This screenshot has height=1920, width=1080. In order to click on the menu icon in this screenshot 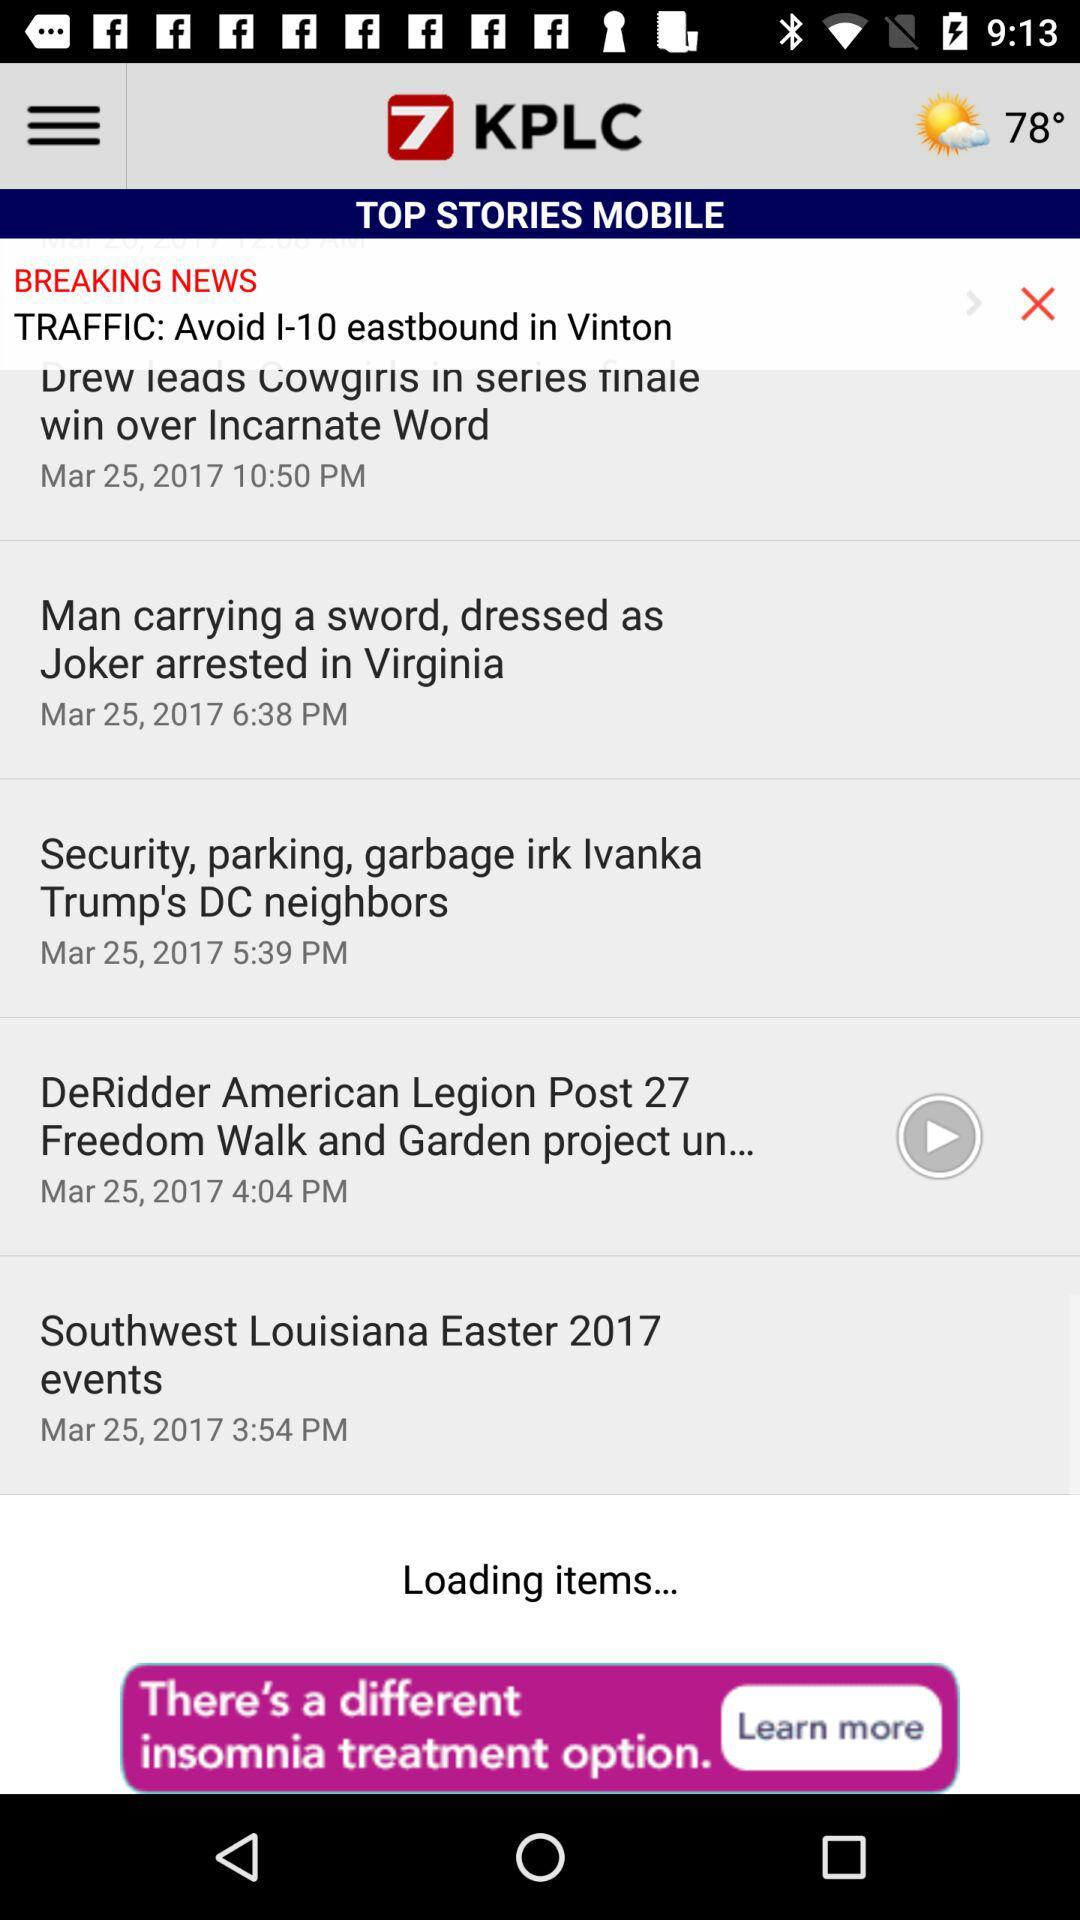, I will do `click(61, 124)`.